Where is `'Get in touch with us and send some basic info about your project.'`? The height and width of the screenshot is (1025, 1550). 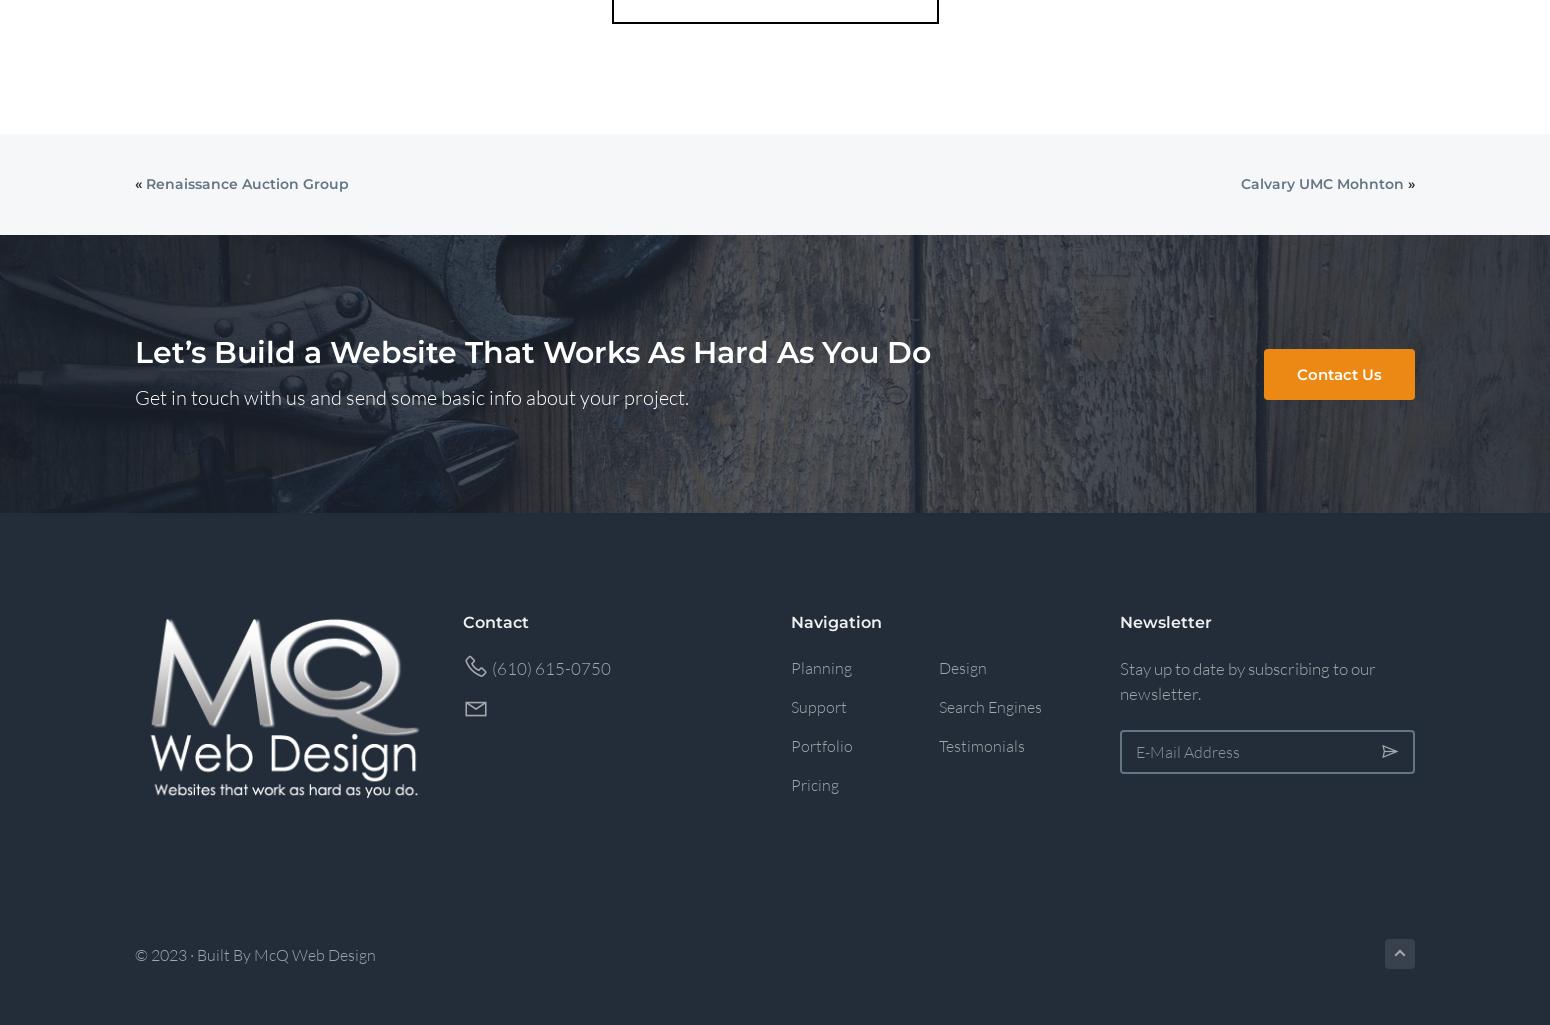 'Get in touch with us and send some basic info about your project.' is located at coordinates (411, 396).